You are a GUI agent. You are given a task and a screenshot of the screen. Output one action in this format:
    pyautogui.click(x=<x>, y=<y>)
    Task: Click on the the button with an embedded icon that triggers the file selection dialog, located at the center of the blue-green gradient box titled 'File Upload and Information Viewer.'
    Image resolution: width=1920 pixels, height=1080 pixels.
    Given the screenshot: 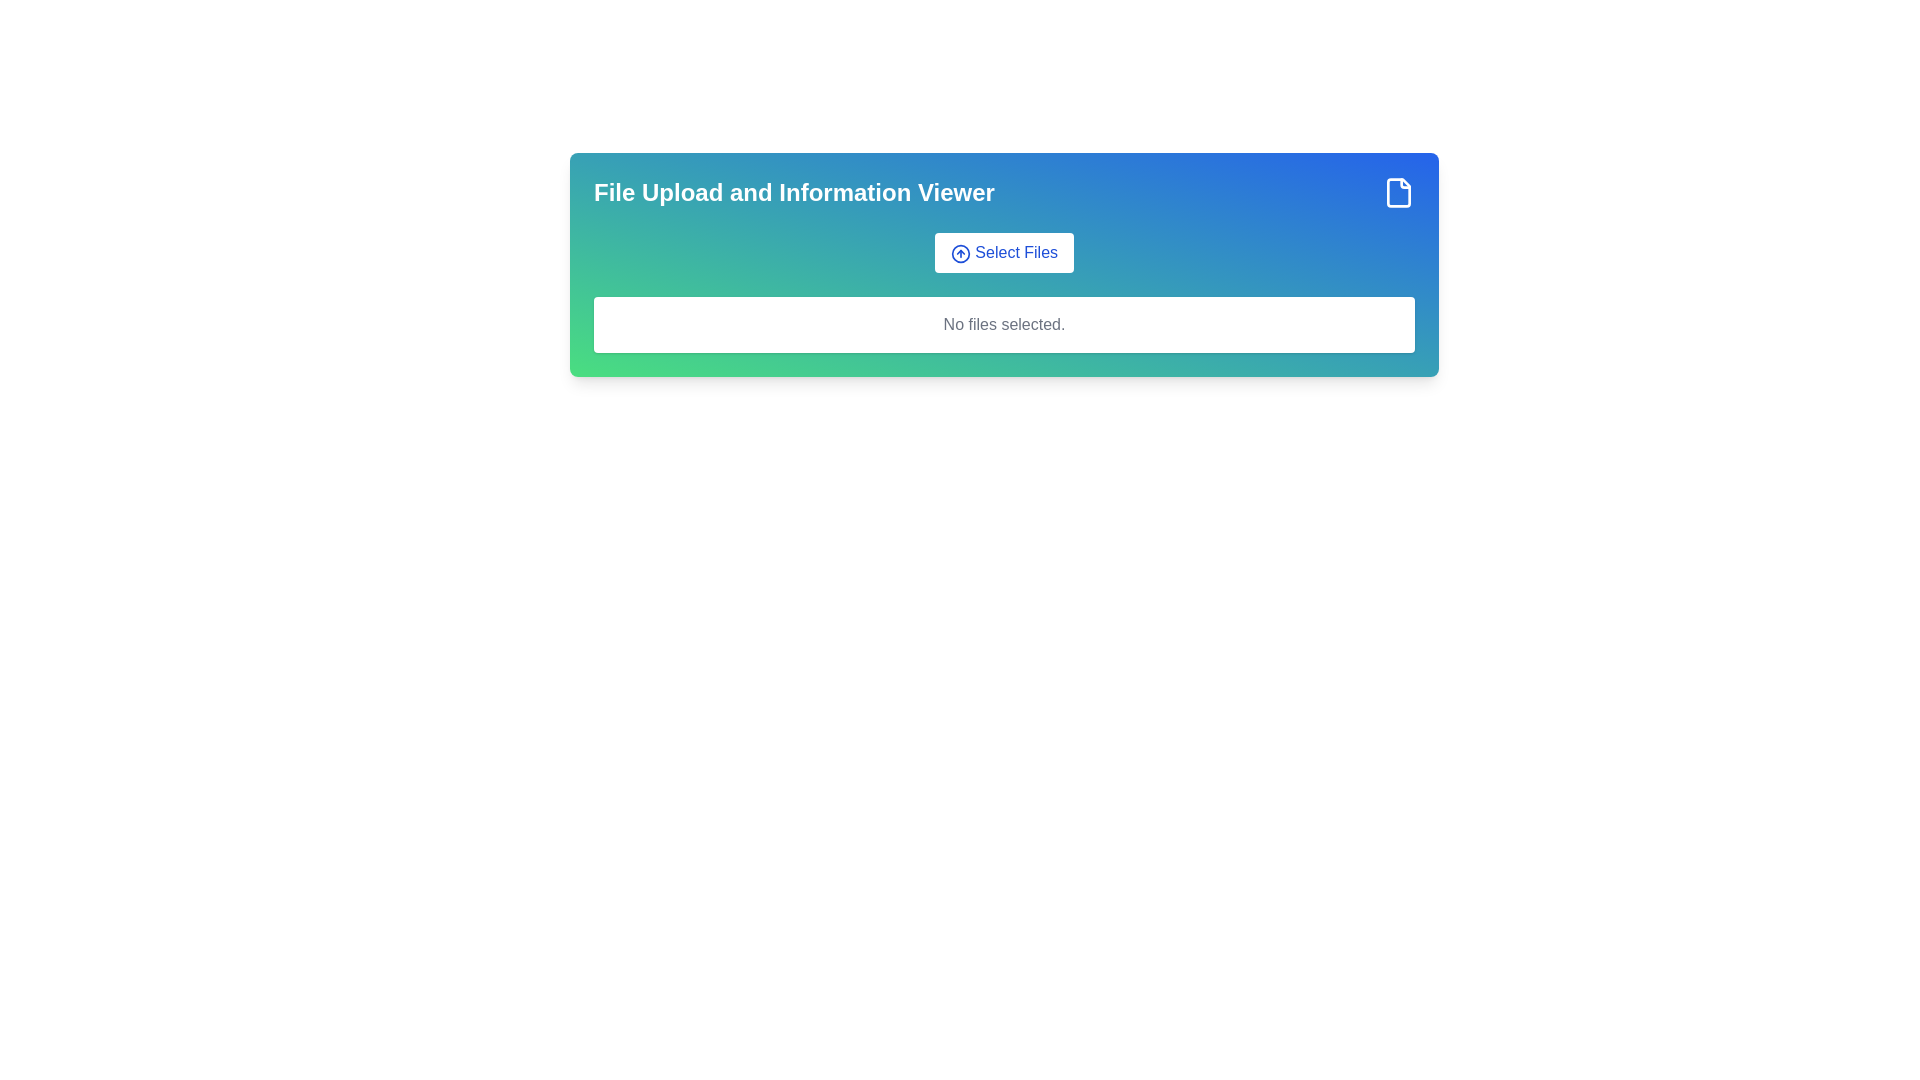 What is the action you would take?
    pyautogui.click(x=1004, y=252)
    